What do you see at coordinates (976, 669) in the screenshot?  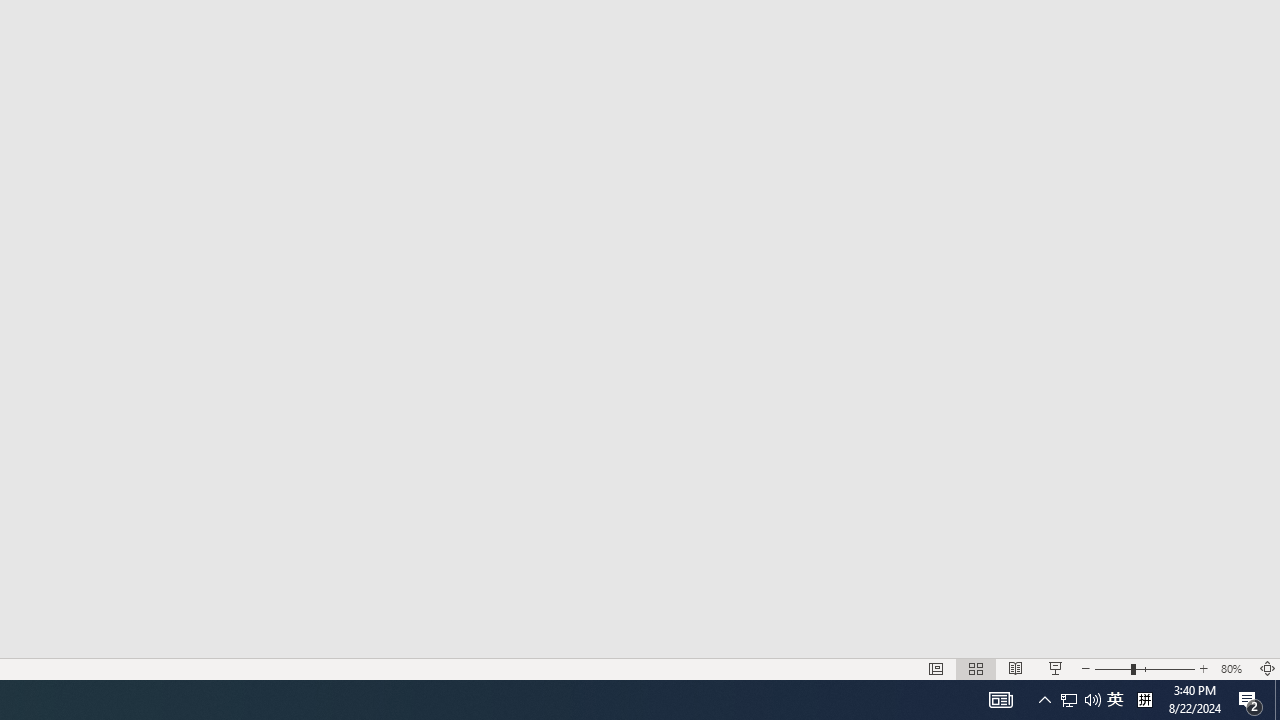 I see `'Slide Sorter'` at bounding box center [976, 669].